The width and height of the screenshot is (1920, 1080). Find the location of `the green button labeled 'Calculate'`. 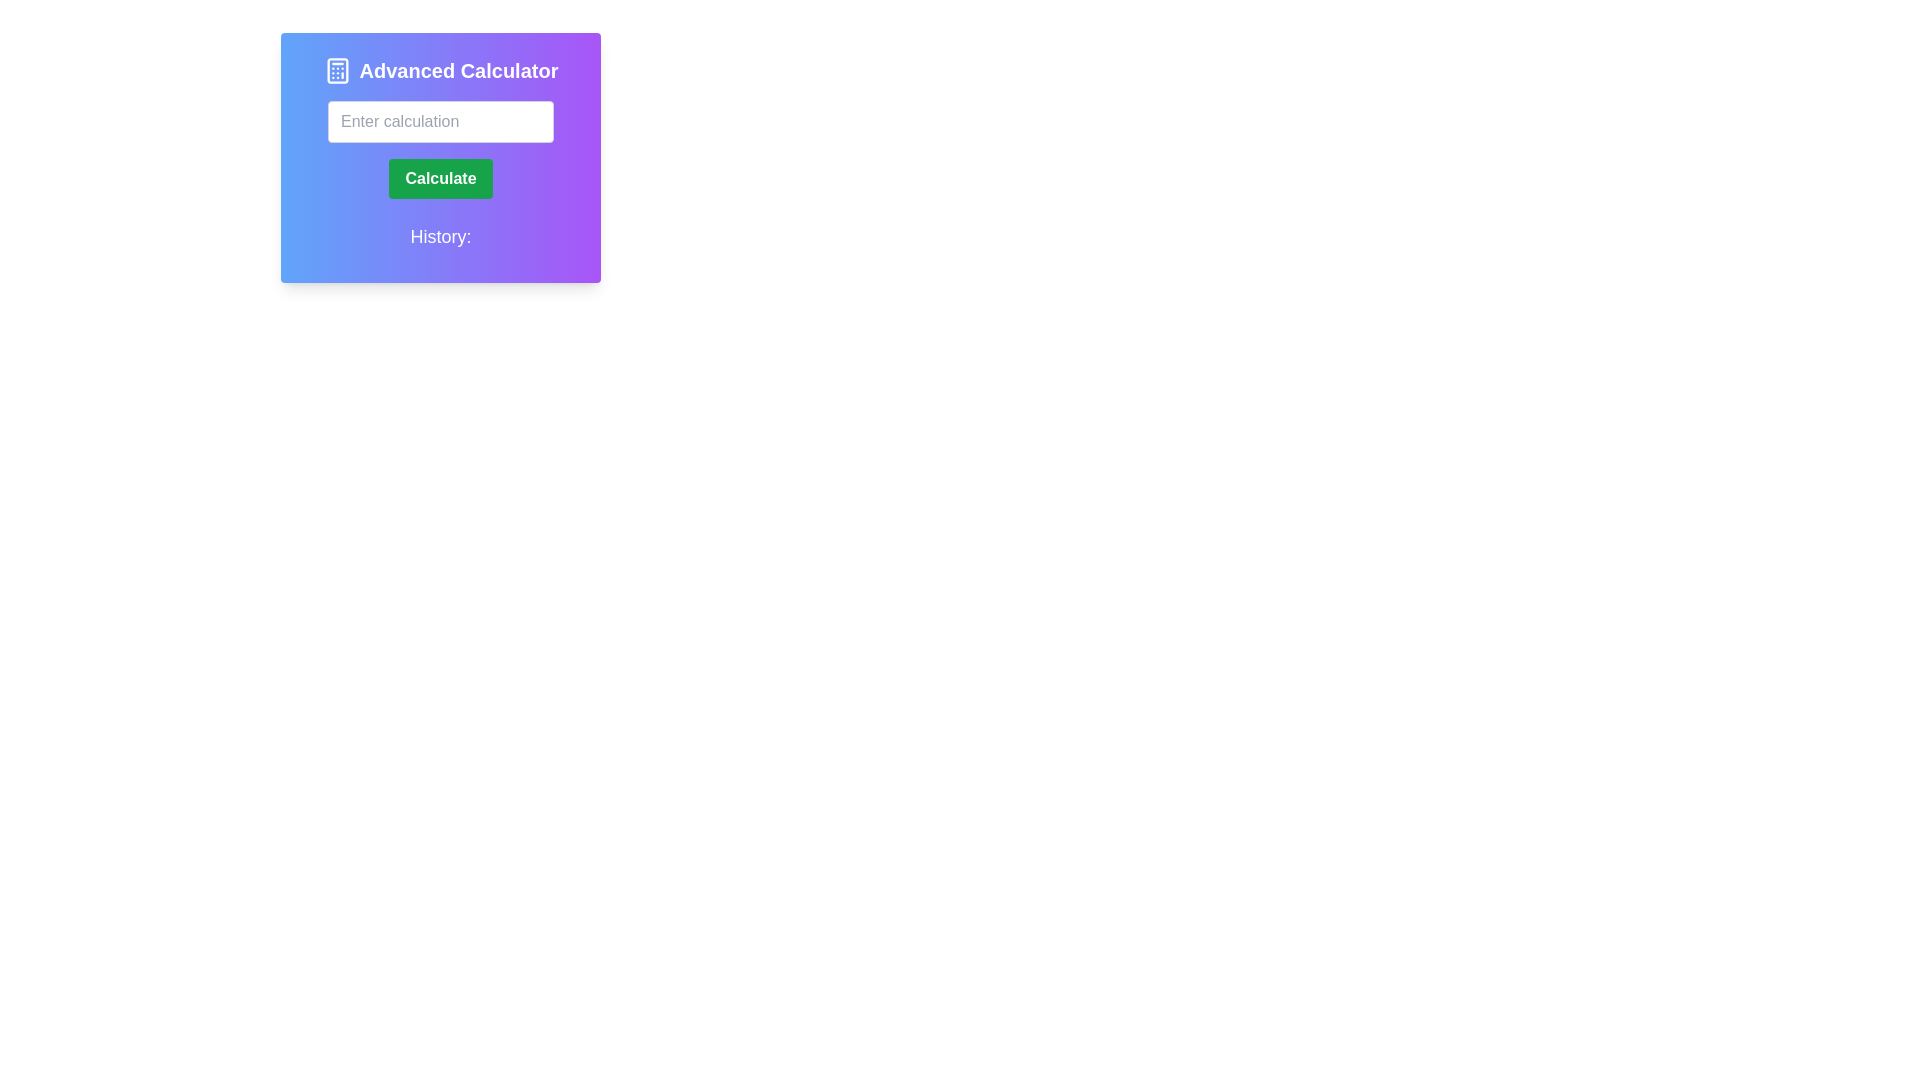

the green button labeled 'Calculate' is located at coordinates (440, 177).